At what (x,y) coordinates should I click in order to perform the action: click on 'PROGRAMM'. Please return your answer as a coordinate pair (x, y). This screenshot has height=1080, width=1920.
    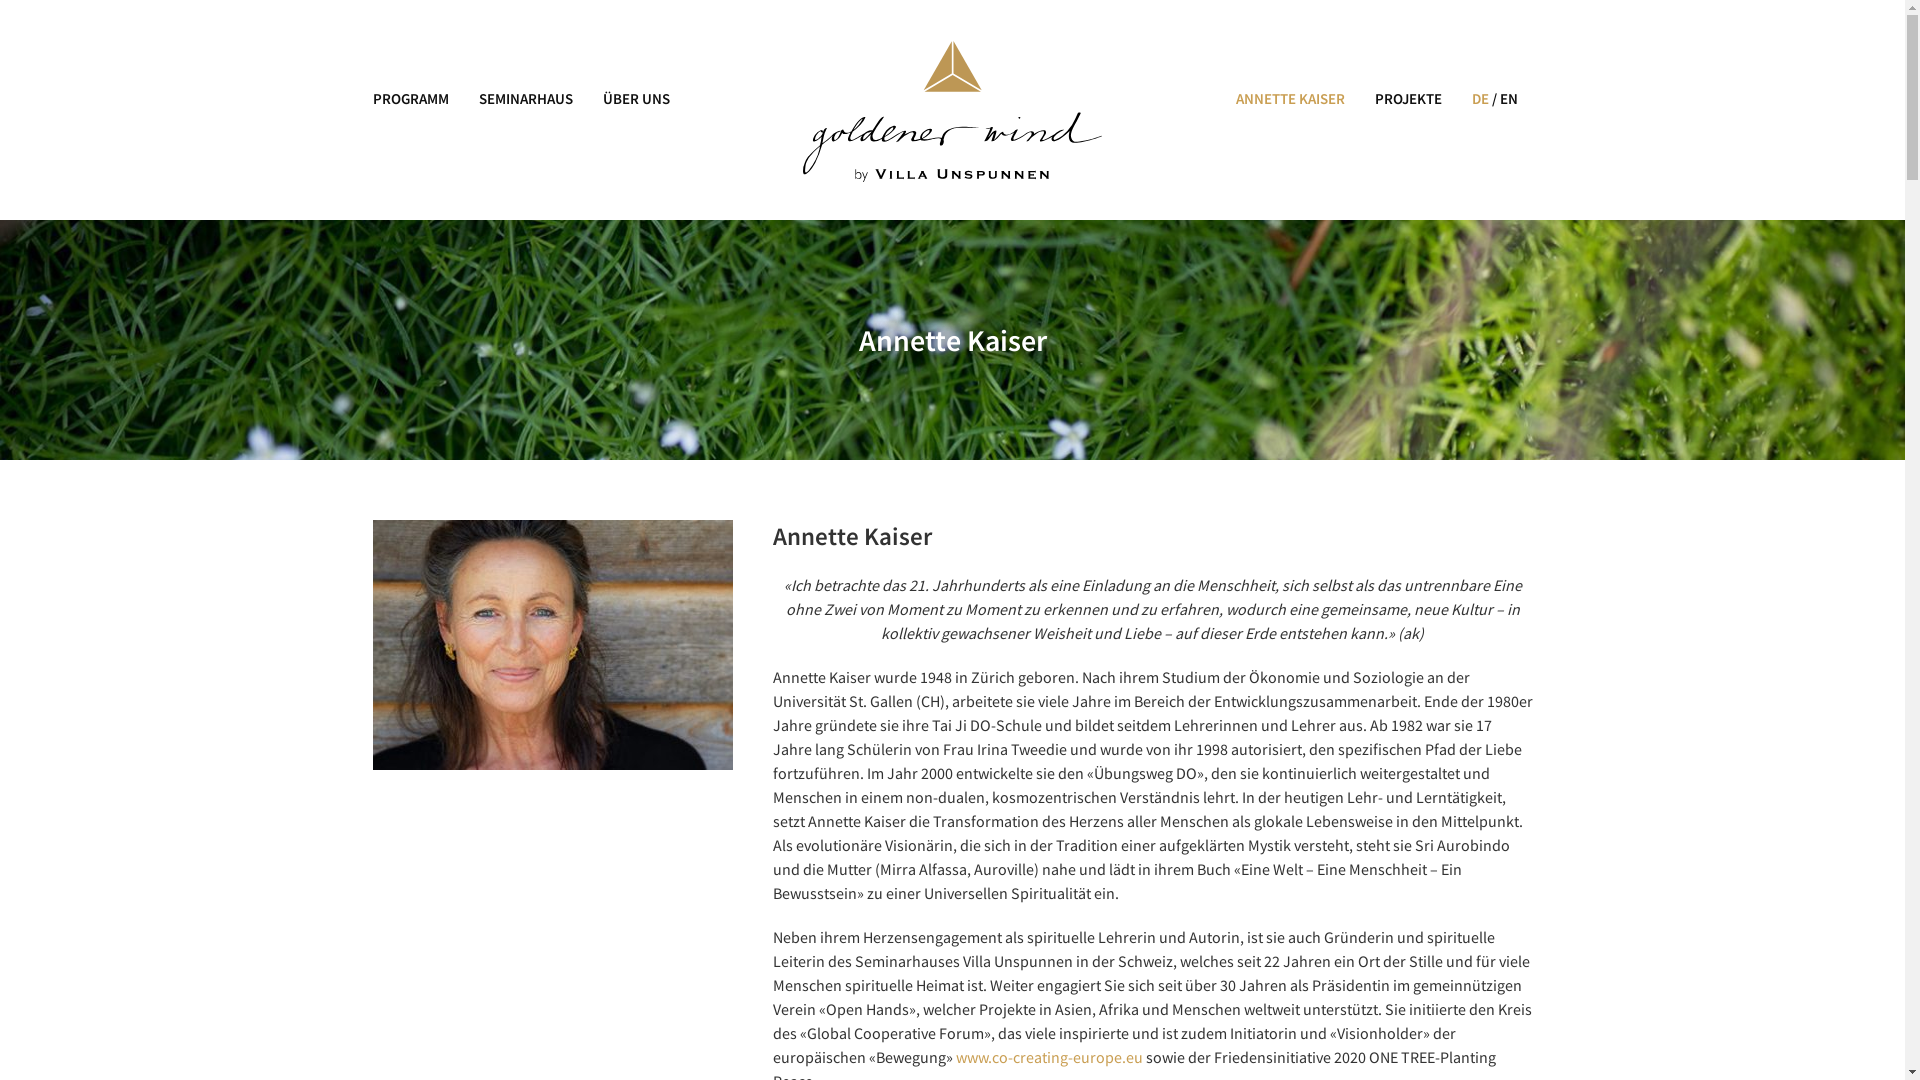
    Looking at the image, I should click on (416, 99).